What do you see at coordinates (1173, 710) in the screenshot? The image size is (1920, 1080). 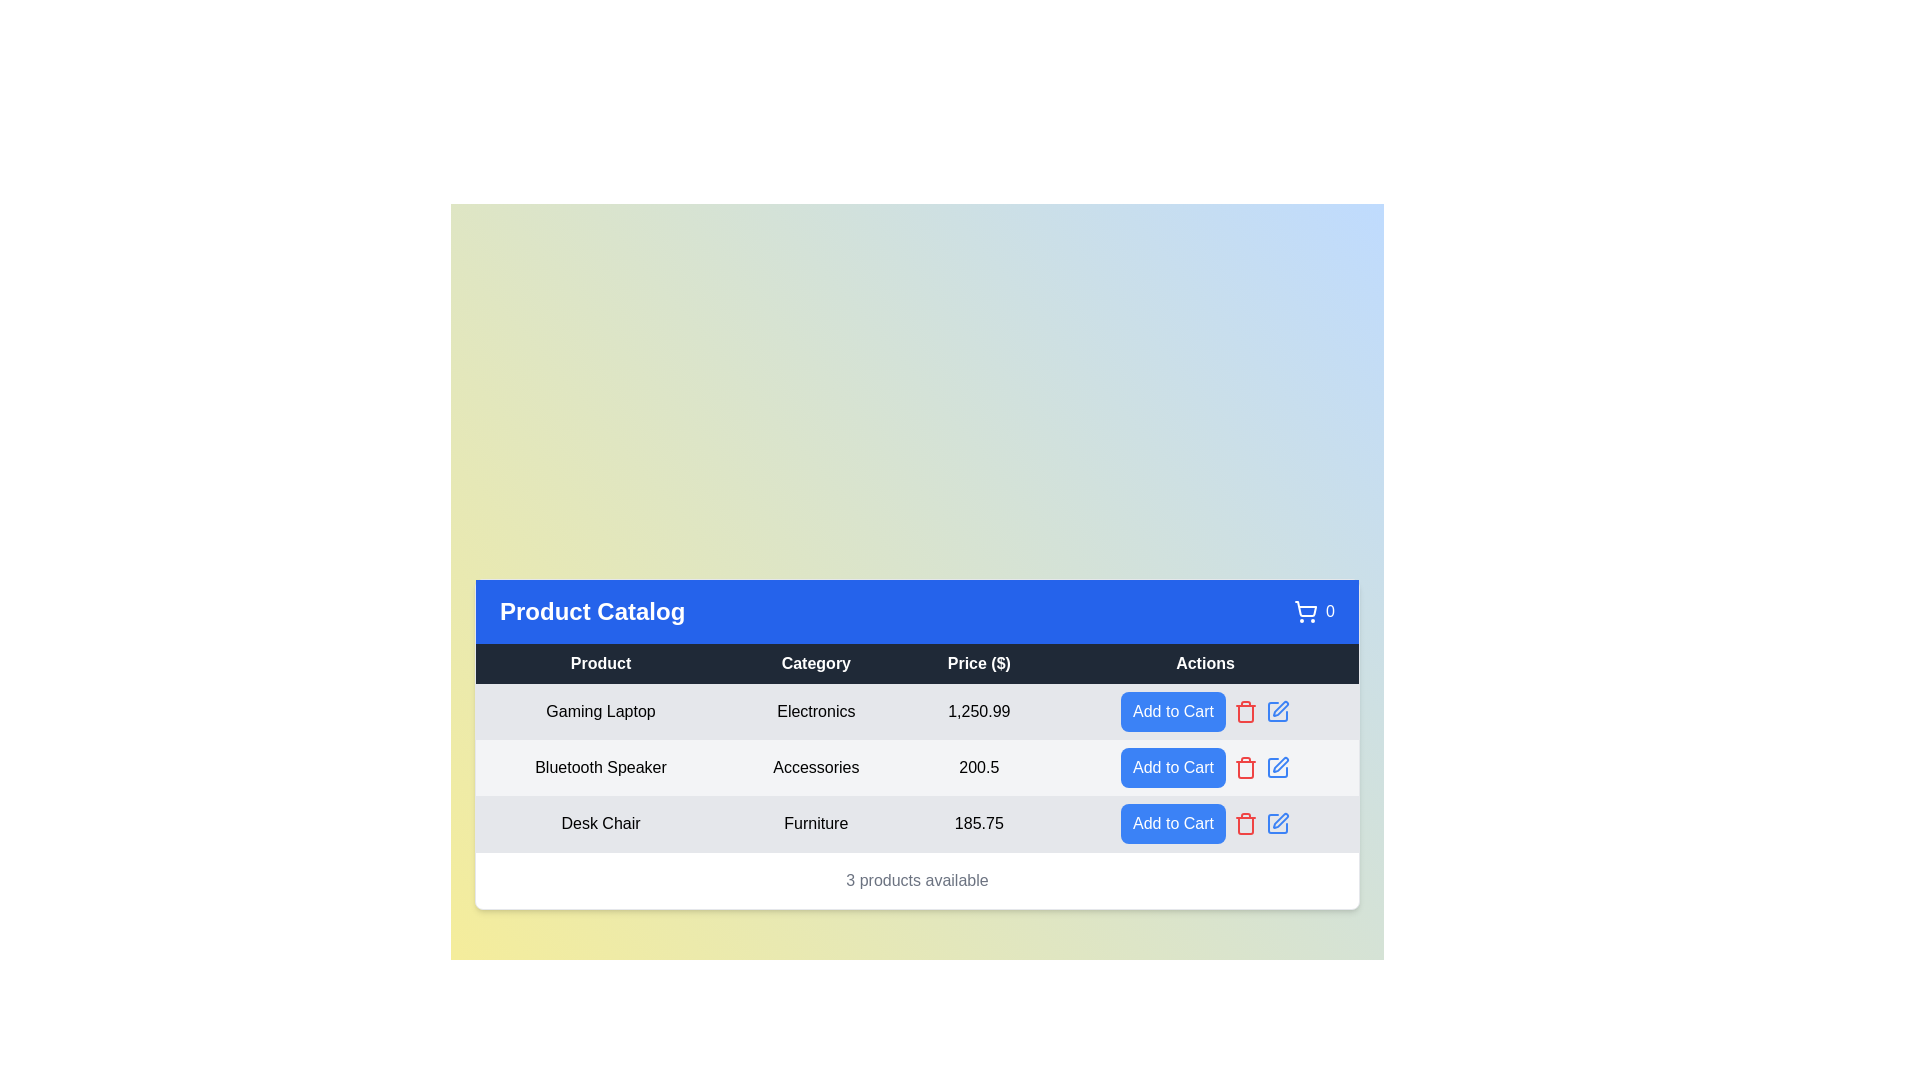 I see `the 'Add to Cart' button, which is a rectangular button with rounded corners, displaying white text on a blue background, to observe its style change` at bounding box center [1173, 710].